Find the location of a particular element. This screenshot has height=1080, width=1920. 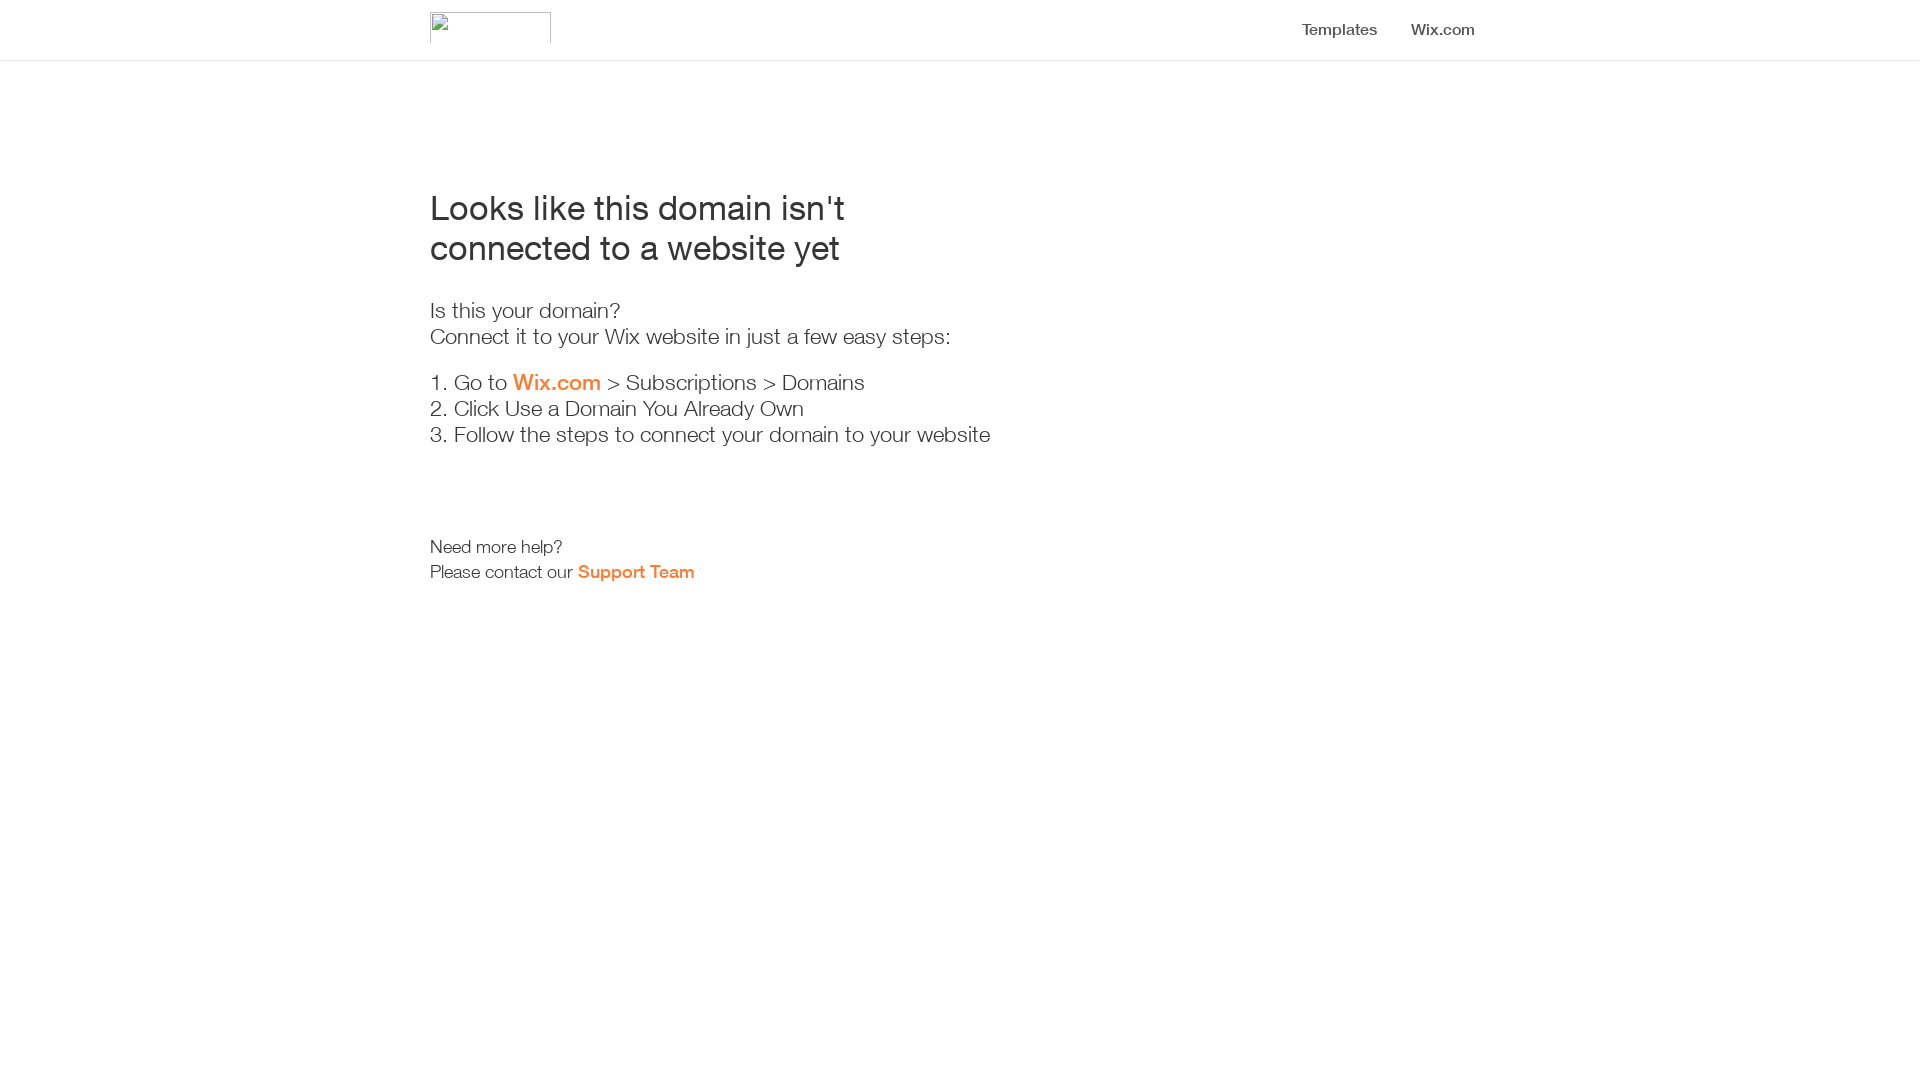

'Wix.com' is located at coordinates (556, 381).